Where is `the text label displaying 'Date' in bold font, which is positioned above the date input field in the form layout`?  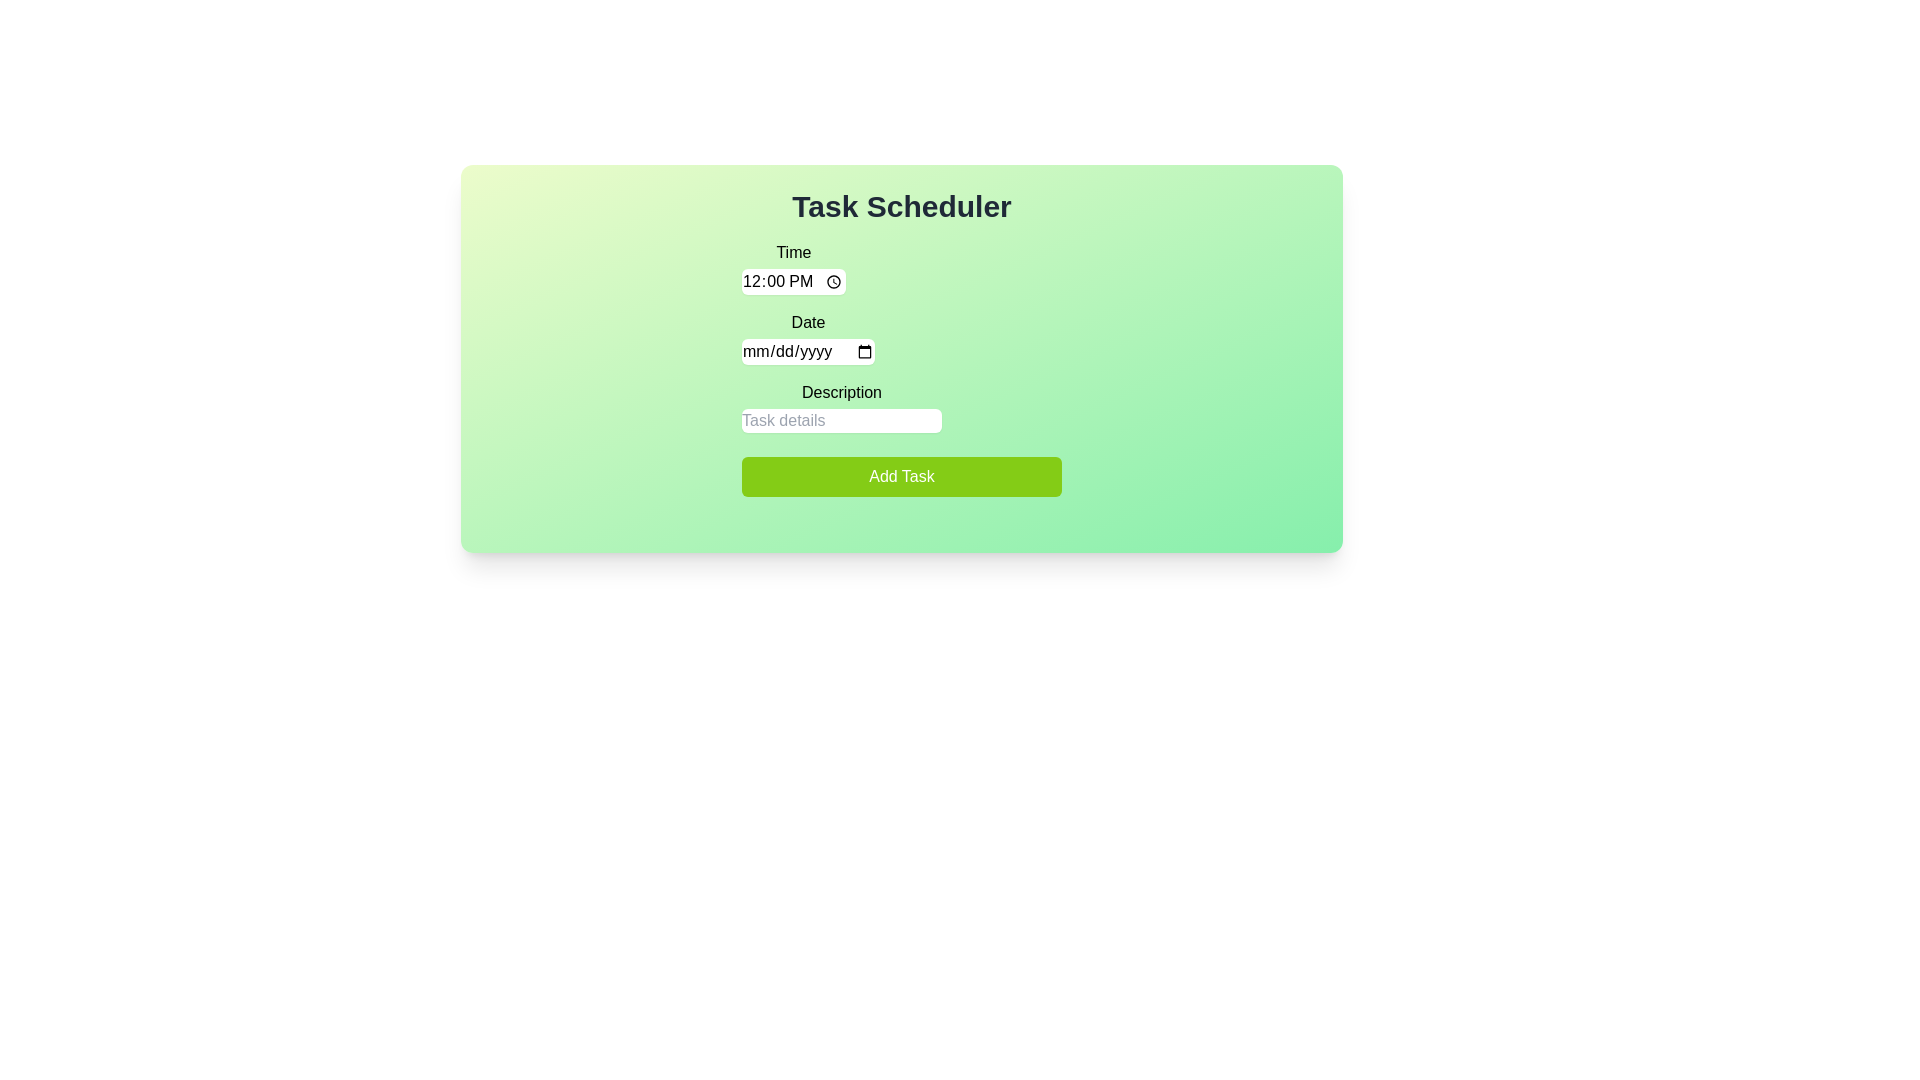
the text label displaying 'Date' in bold font, which is positioned above the date input field in the form layout is located at coordinates (808, 322).